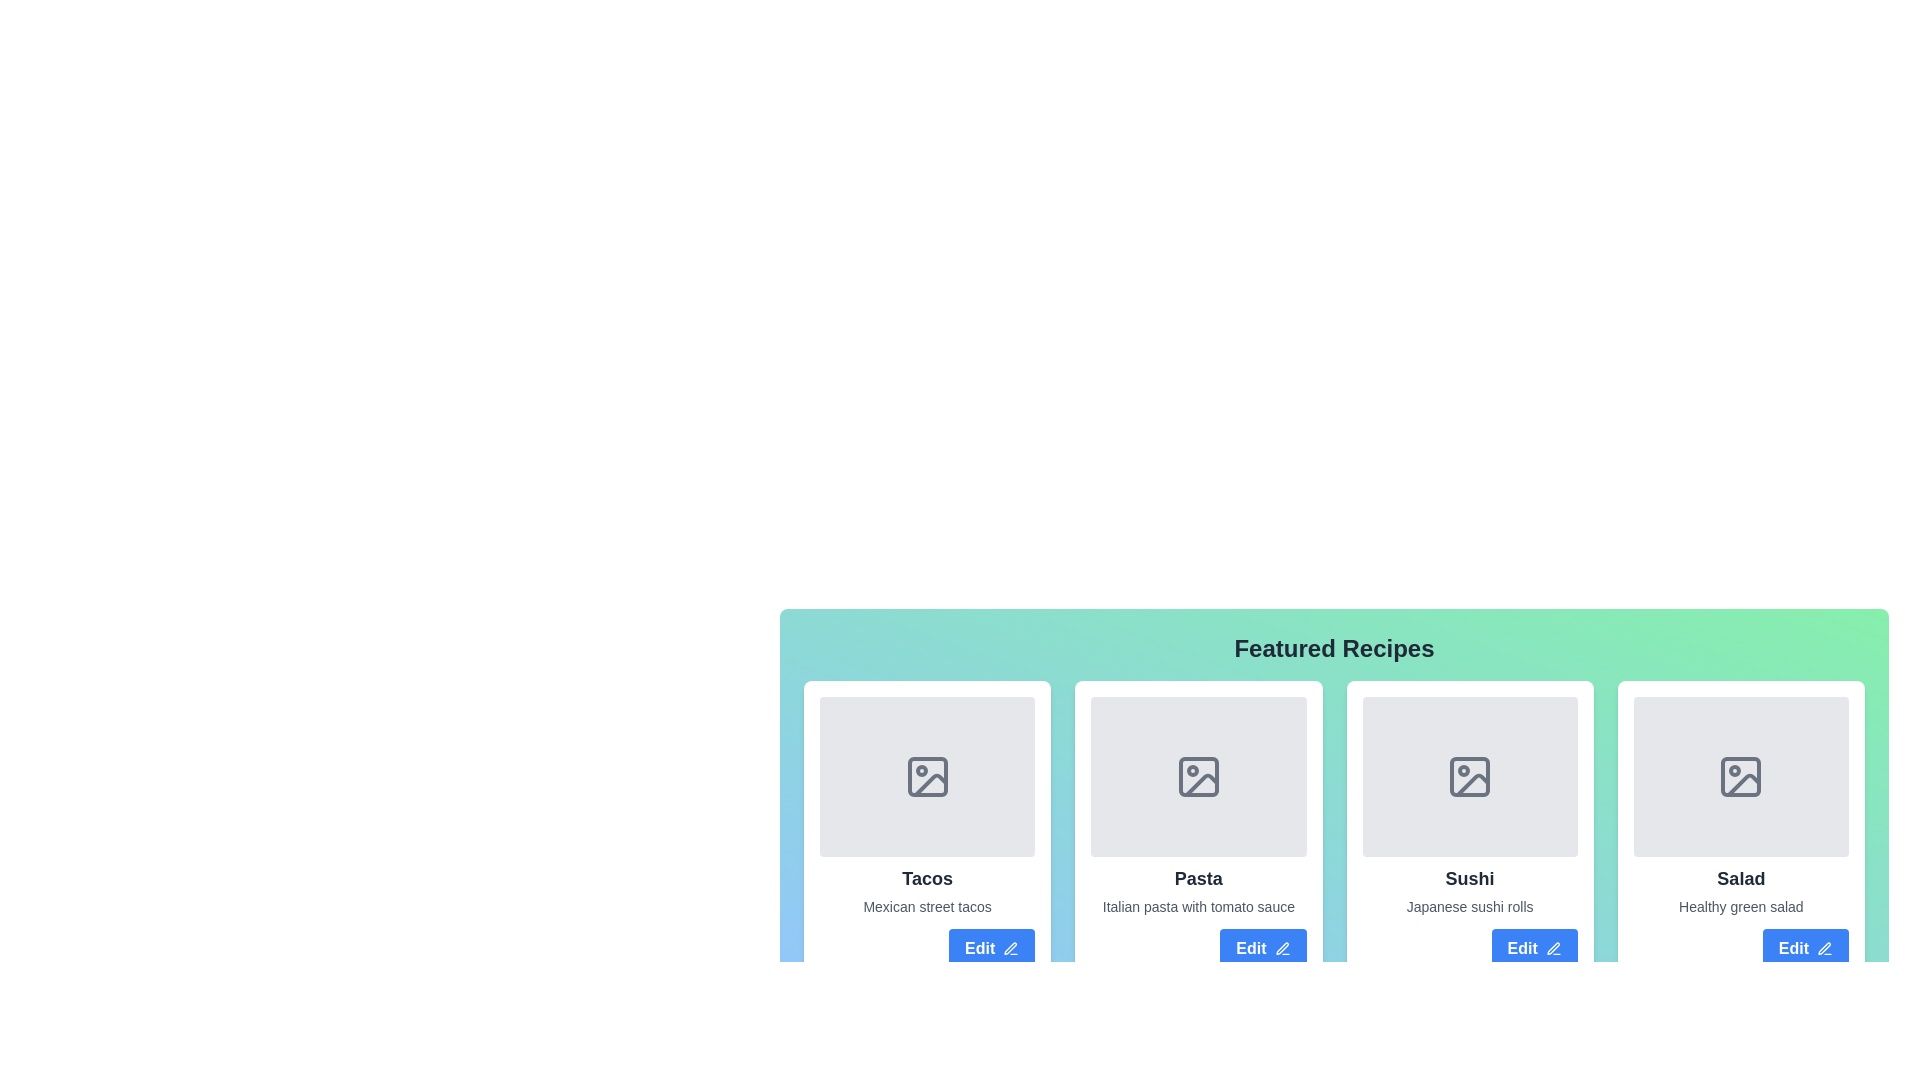 Image resolution: width=1920 pixels, height=1080 pixels. I want to click on the icon placeholder for an image located inside the 'Pasta' card, so click(1198, 775).